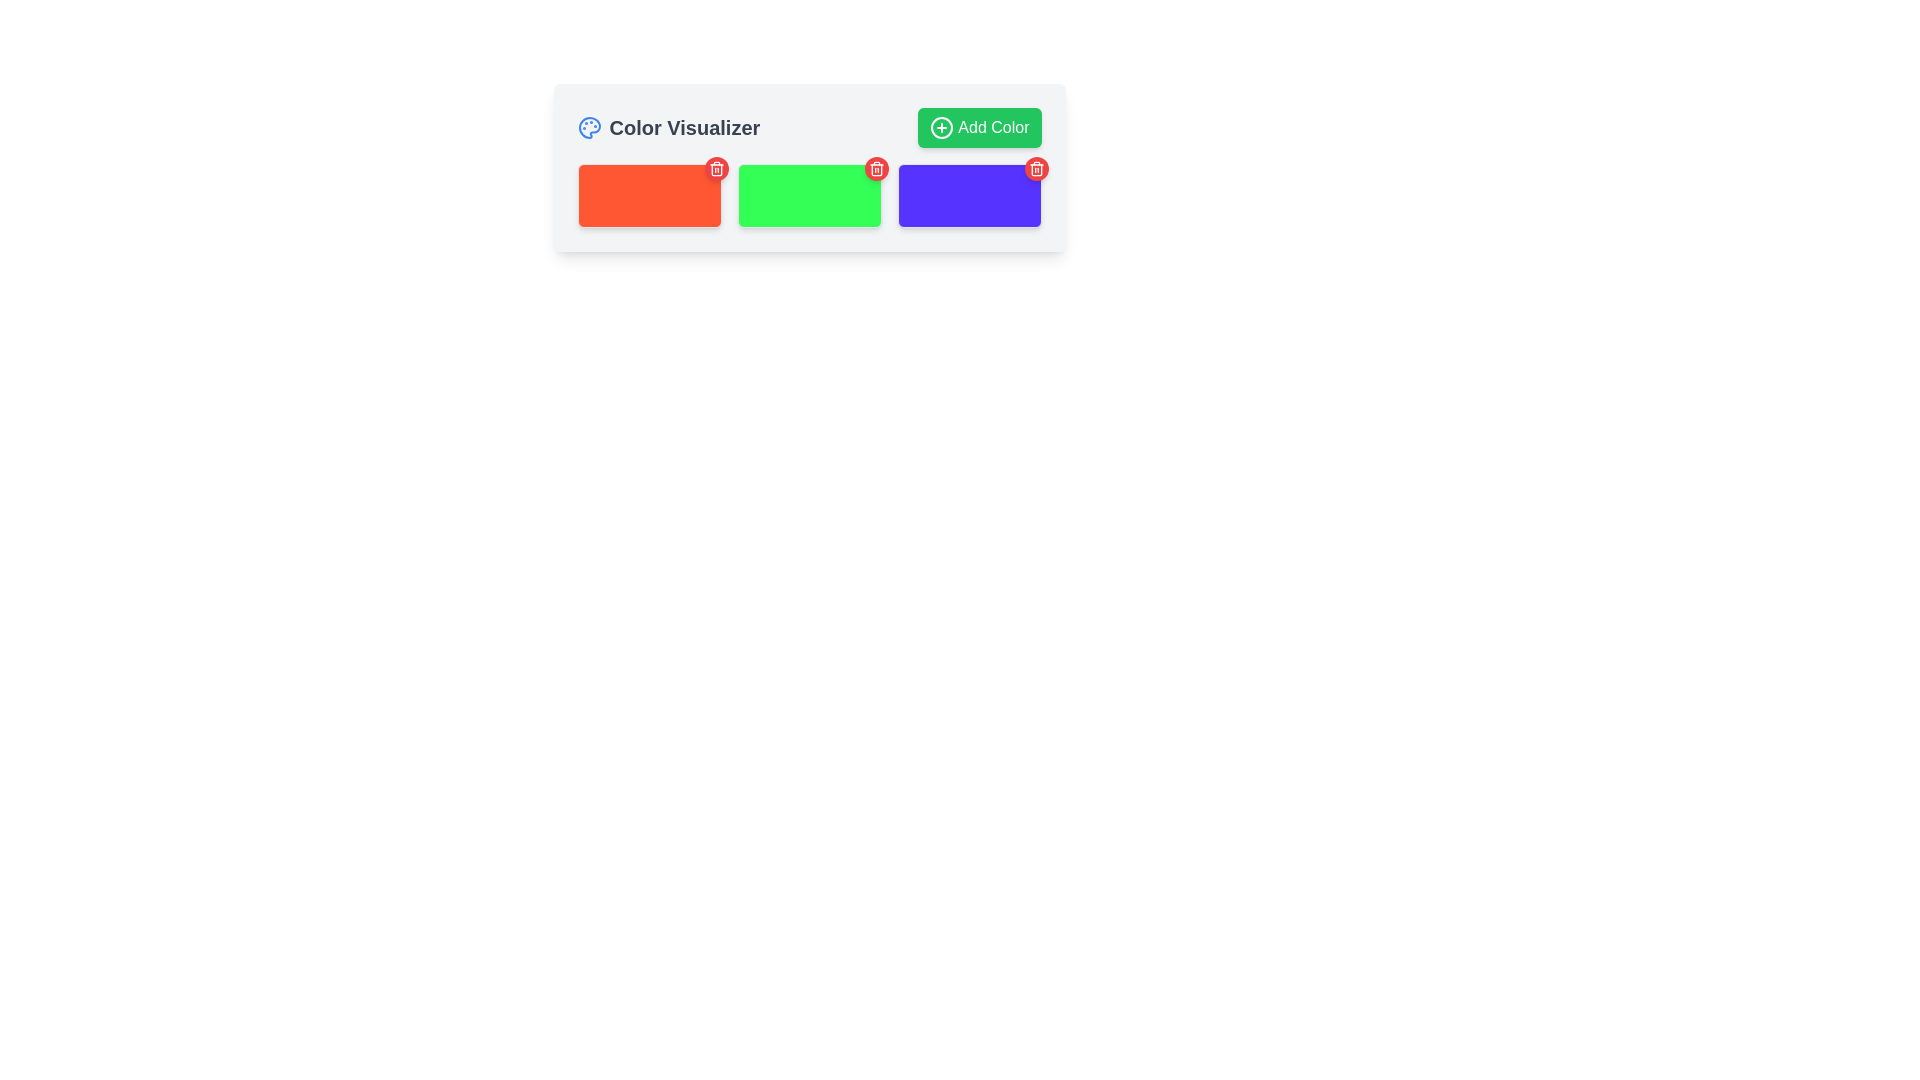 Image resolution: width=1920 pixels, height=1080 pixels. What do you see at coordinates (941, 127) in the screenshot?
I see `the green circular icon with a plus sign inside, which is part of the 'Add Color' button` at bounding box center [941, 127].